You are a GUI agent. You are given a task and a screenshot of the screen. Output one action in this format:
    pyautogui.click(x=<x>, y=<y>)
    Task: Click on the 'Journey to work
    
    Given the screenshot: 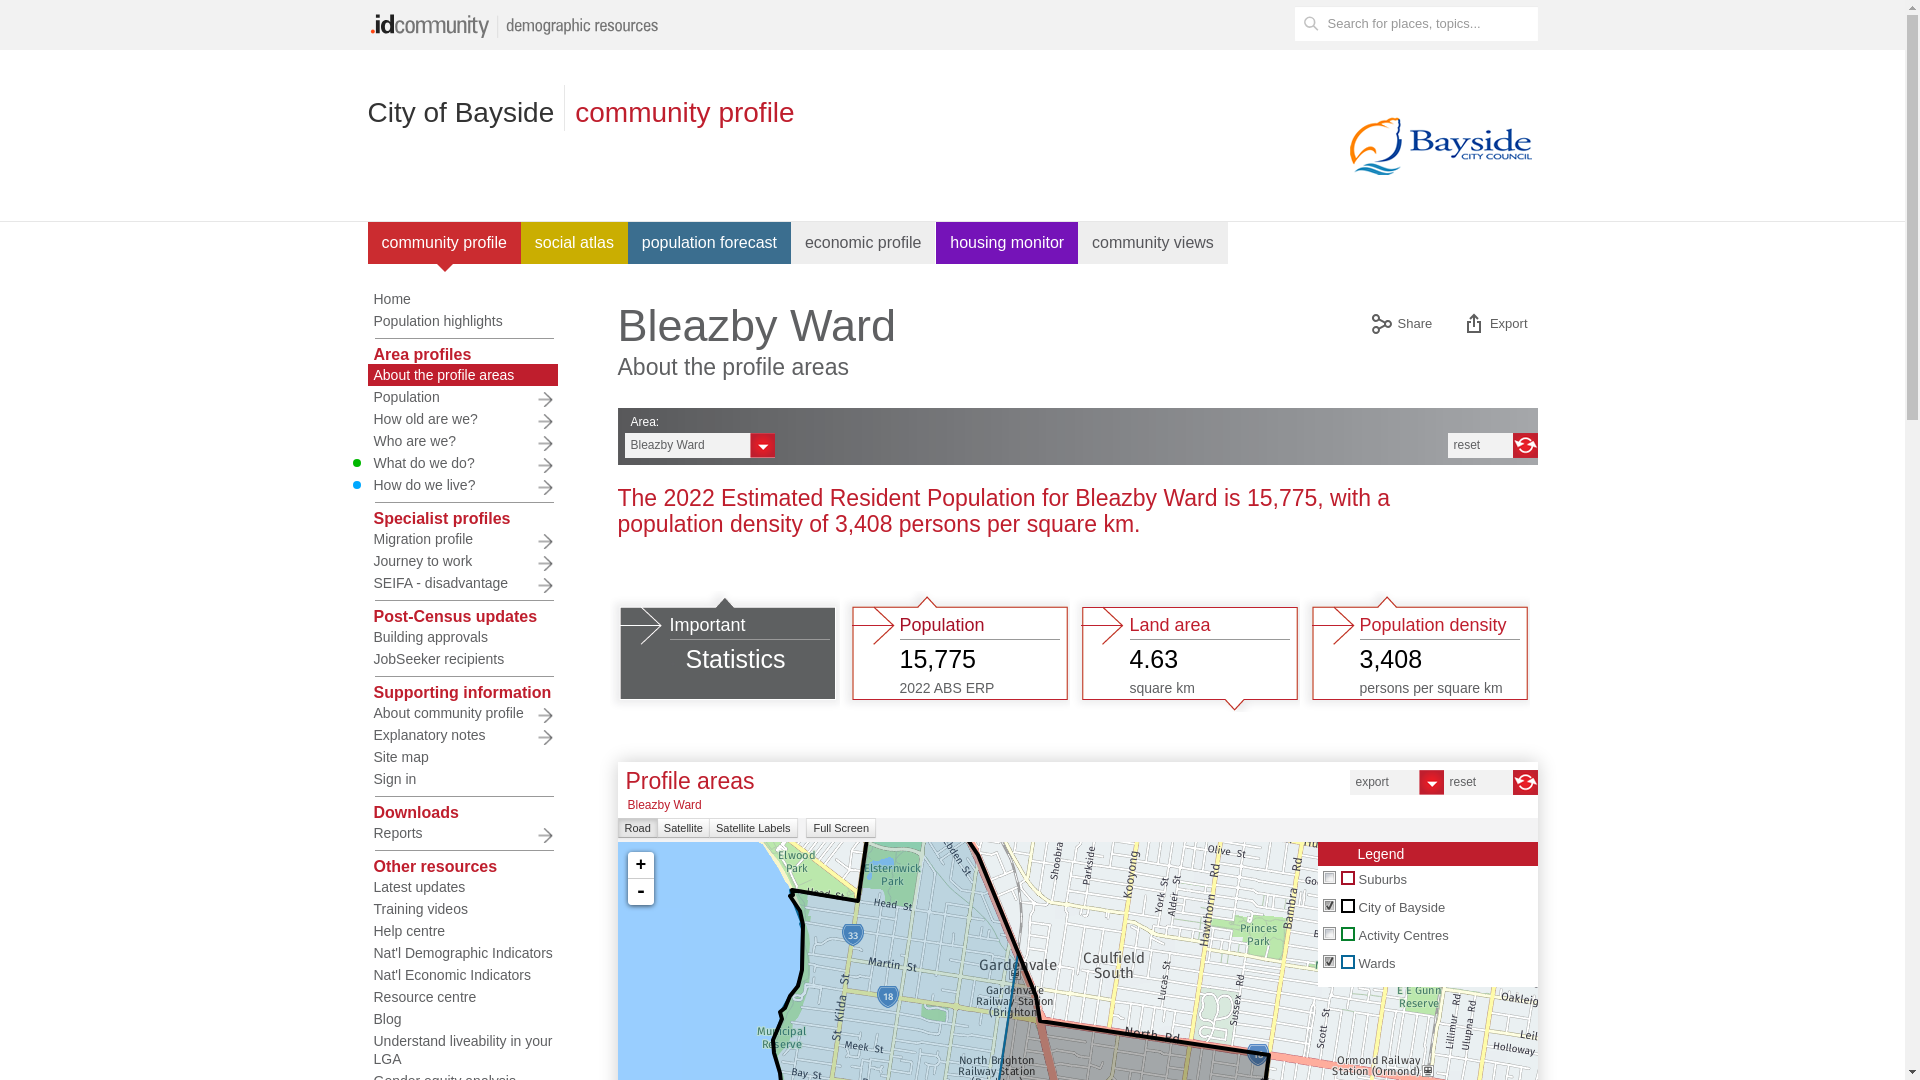 What is the action you would take?
    pyautogui.click(x=461, y=560)
    